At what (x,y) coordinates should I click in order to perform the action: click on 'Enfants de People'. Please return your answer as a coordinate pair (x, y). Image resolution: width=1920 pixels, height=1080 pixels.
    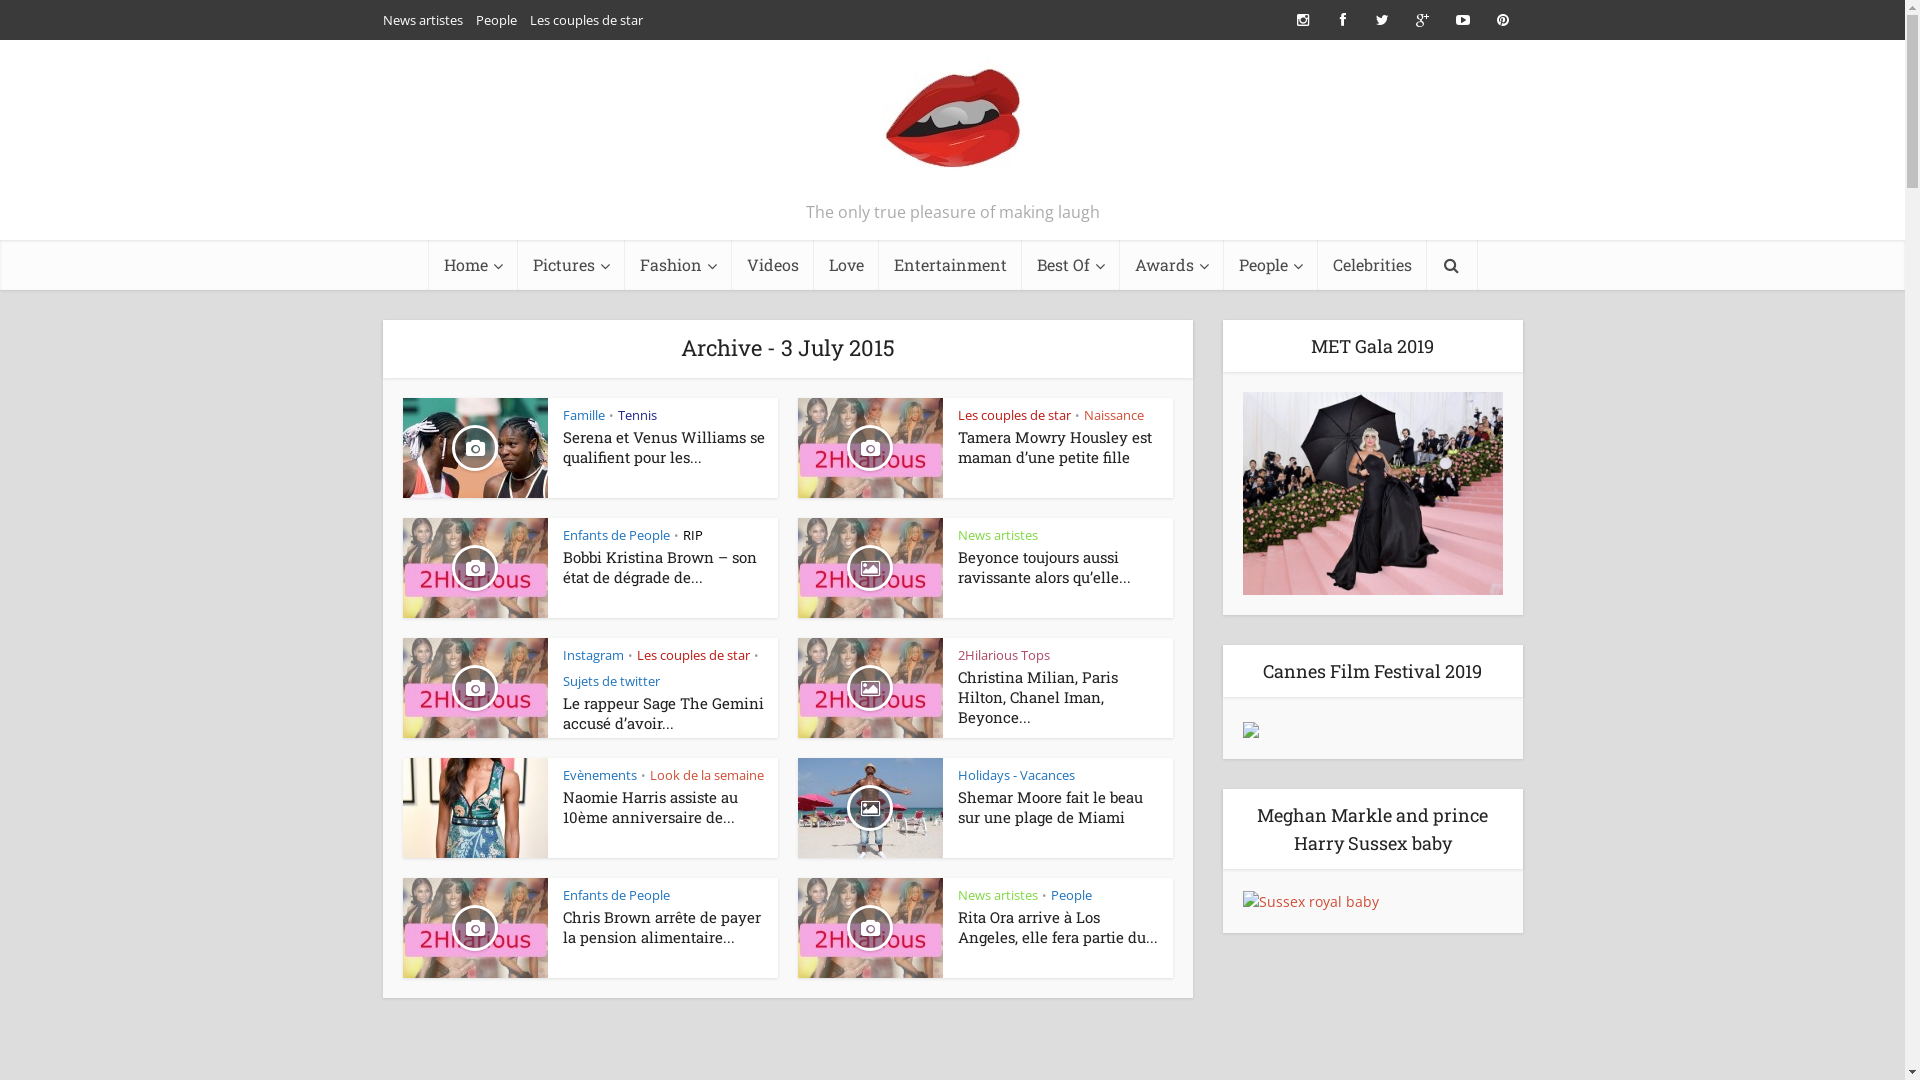
    Looking at the image, I should click on (614, 534).